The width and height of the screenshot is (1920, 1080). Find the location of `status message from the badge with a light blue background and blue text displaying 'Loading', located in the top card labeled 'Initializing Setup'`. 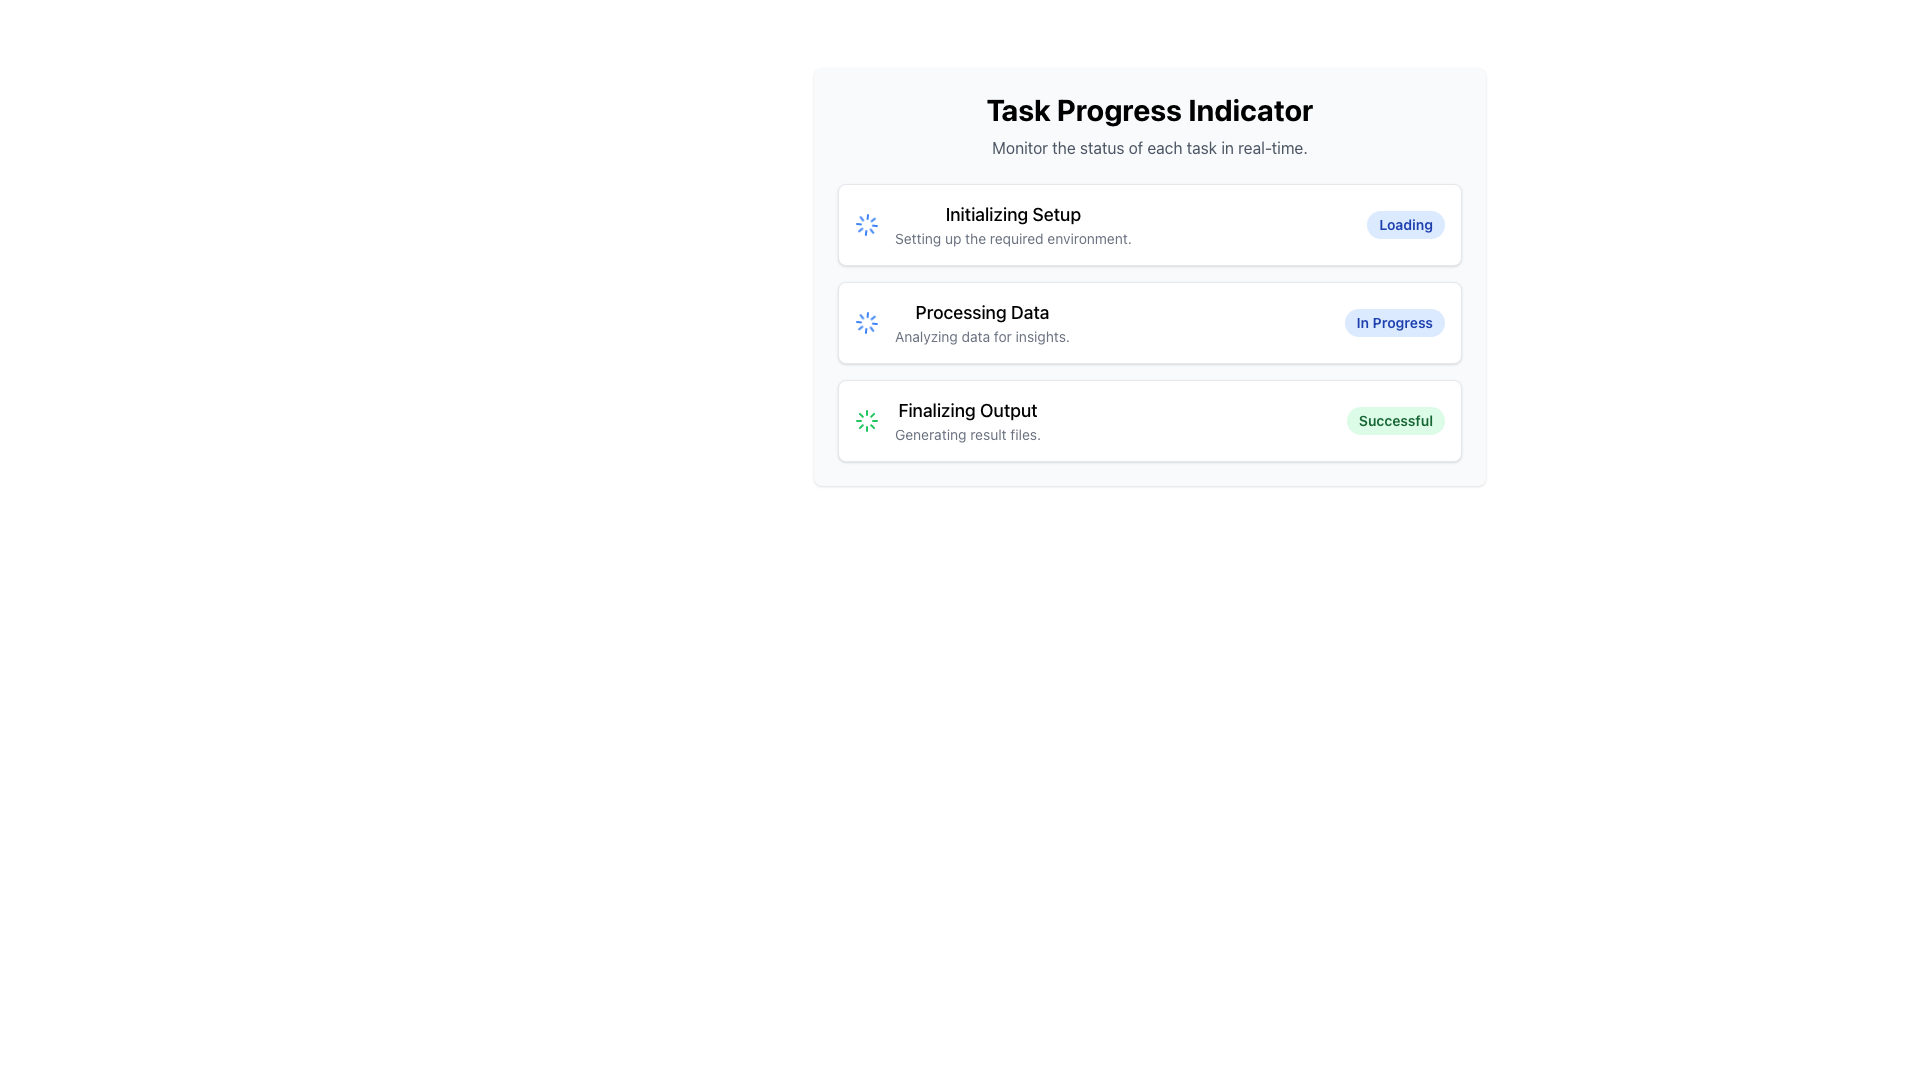

status message from the badge with a light blue background and blue text displaying 'Loading', located in the top card labeled 'Initializing Setup' is located at coordinates (1405, 224).